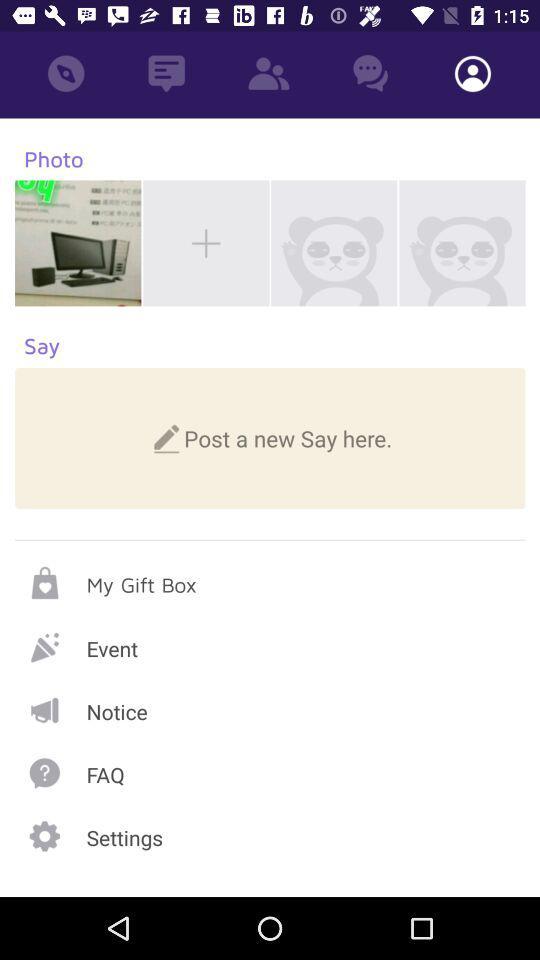 This screenshot has width=540, height=960. What do you see at coordinates (270, 582) in the screenshot?
I see `my gift box page` at bounding box center [270, 582].